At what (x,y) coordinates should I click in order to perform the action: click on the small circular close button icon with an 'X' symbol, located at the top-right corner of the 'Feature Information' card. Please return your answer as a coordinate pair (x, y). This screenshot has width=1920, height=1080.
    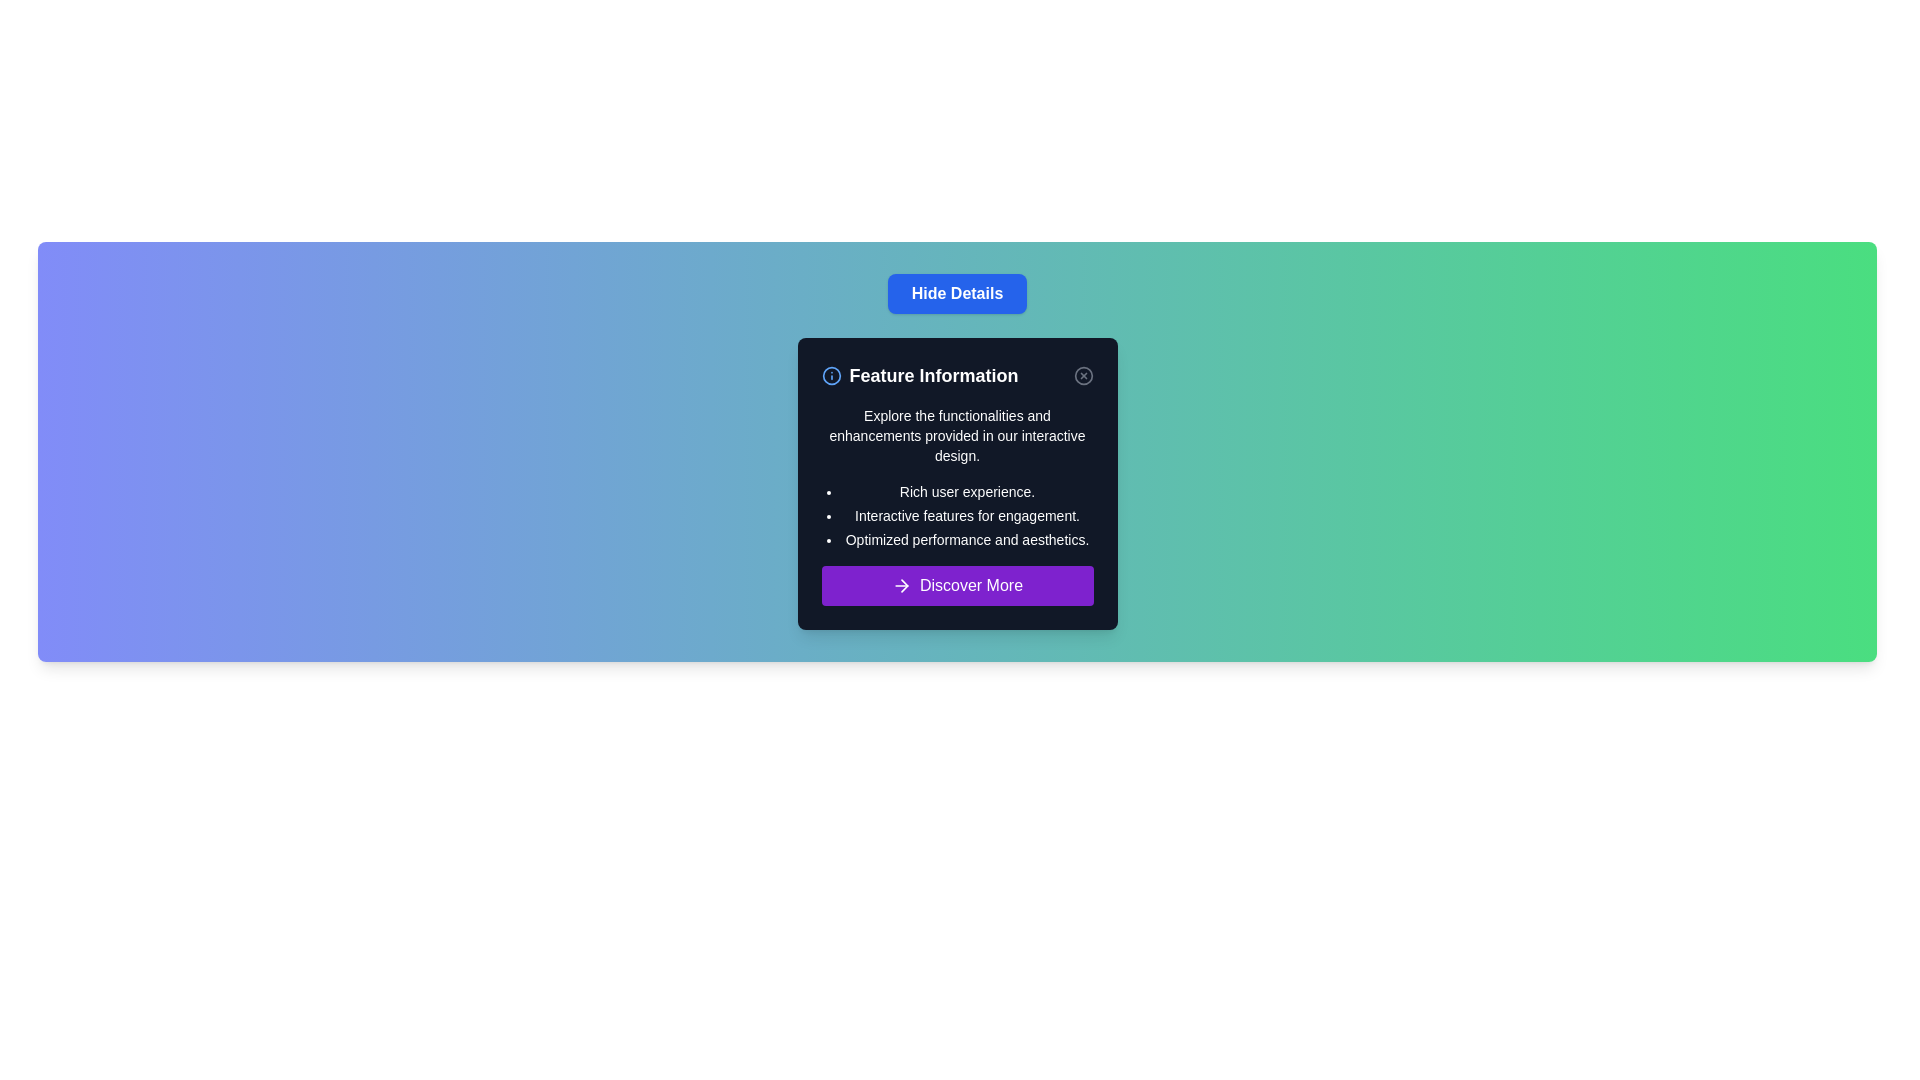
    Looking at the image, I should click on (1082, 375).